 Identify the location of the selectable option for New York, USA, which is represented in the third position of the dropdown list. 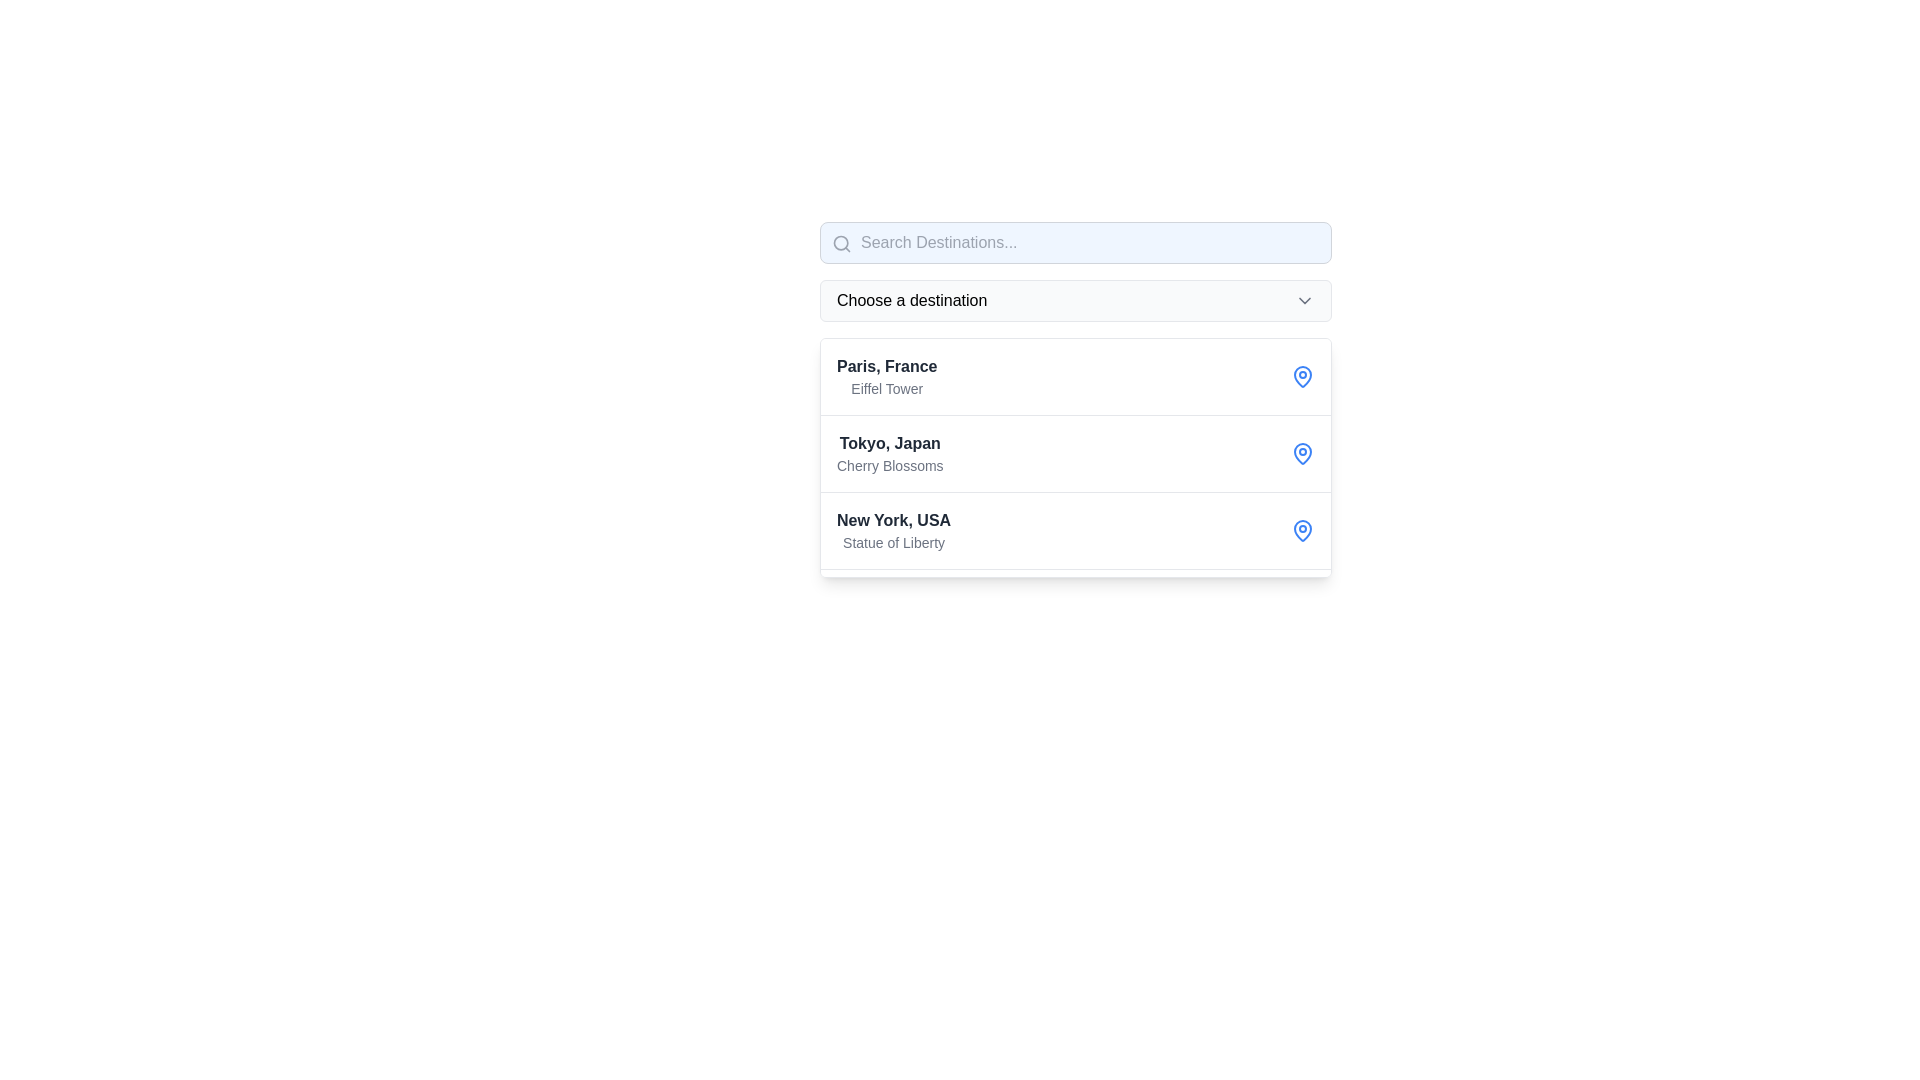
(1074, 530).